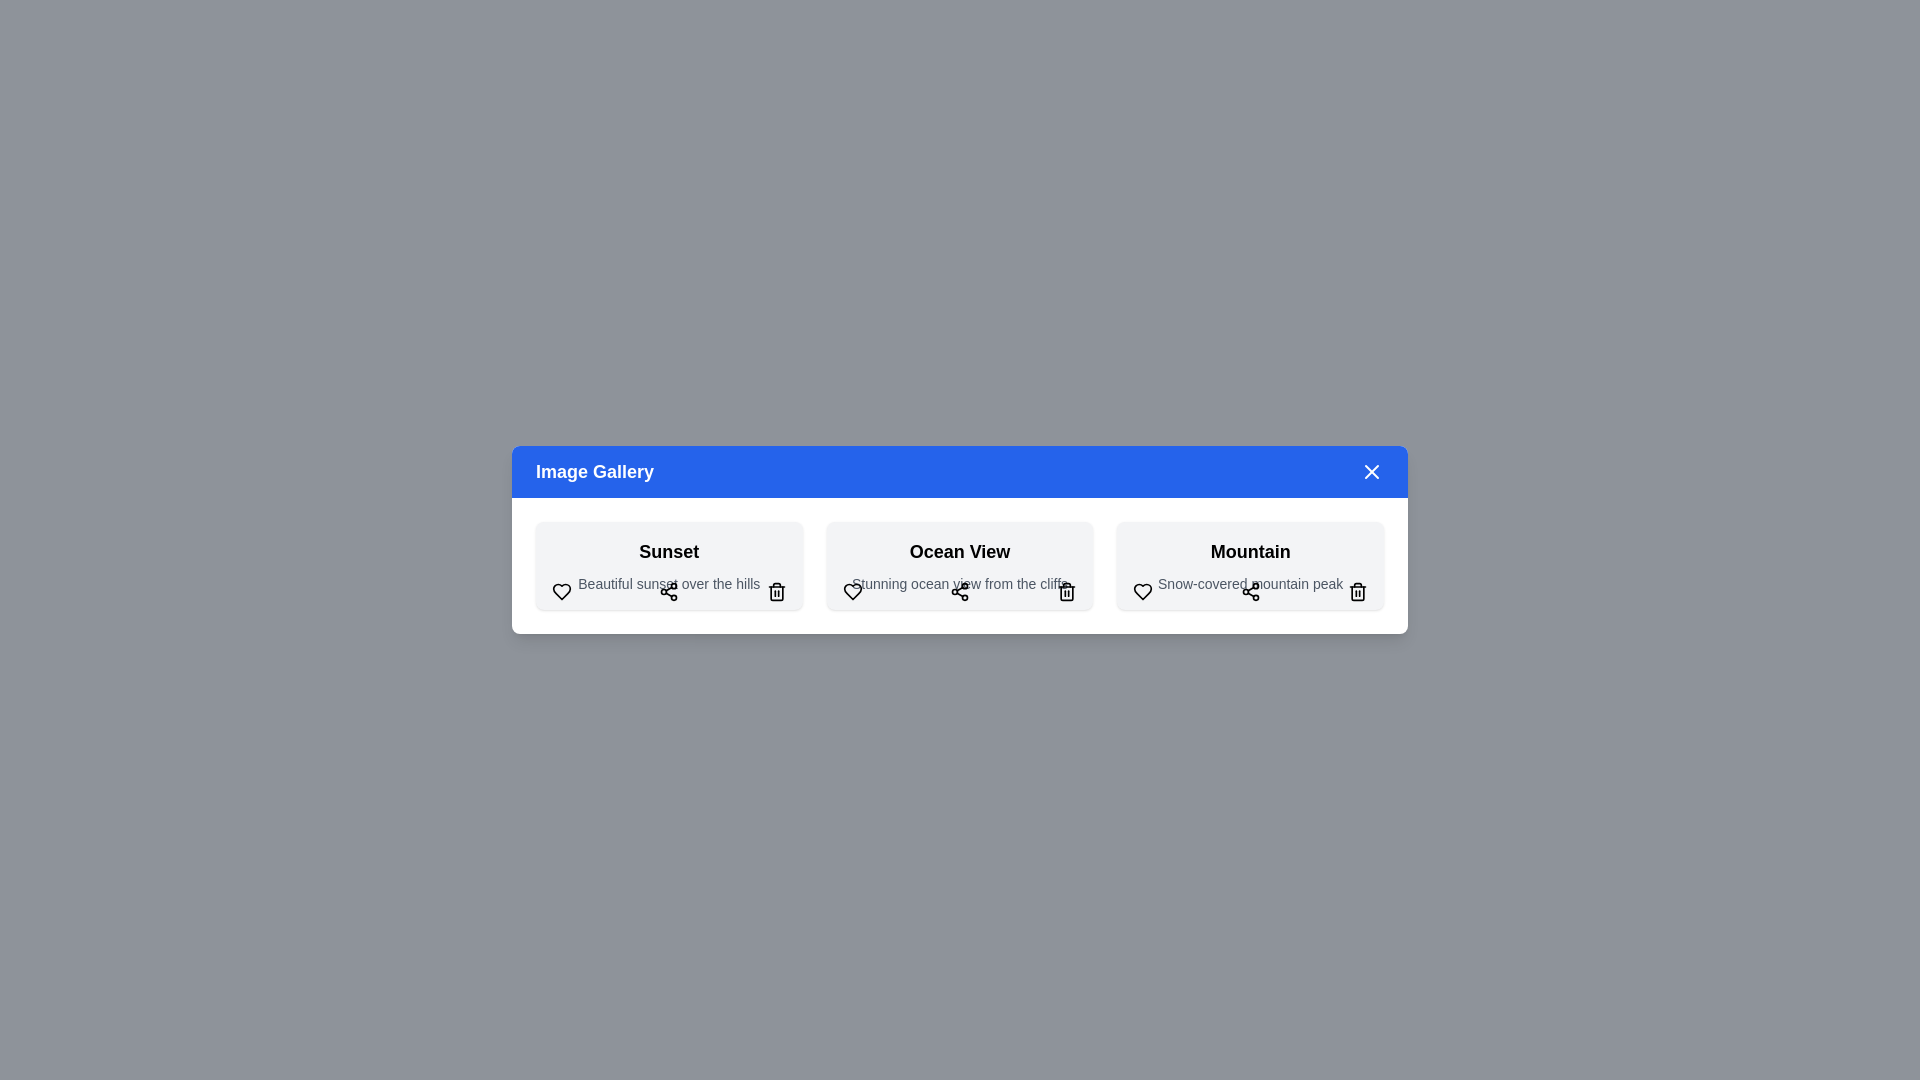  What do you see at coordinates (1248, 590) in the screenshot?
I see `the share button for the Mountain image` at bounding box center [1248, 590].